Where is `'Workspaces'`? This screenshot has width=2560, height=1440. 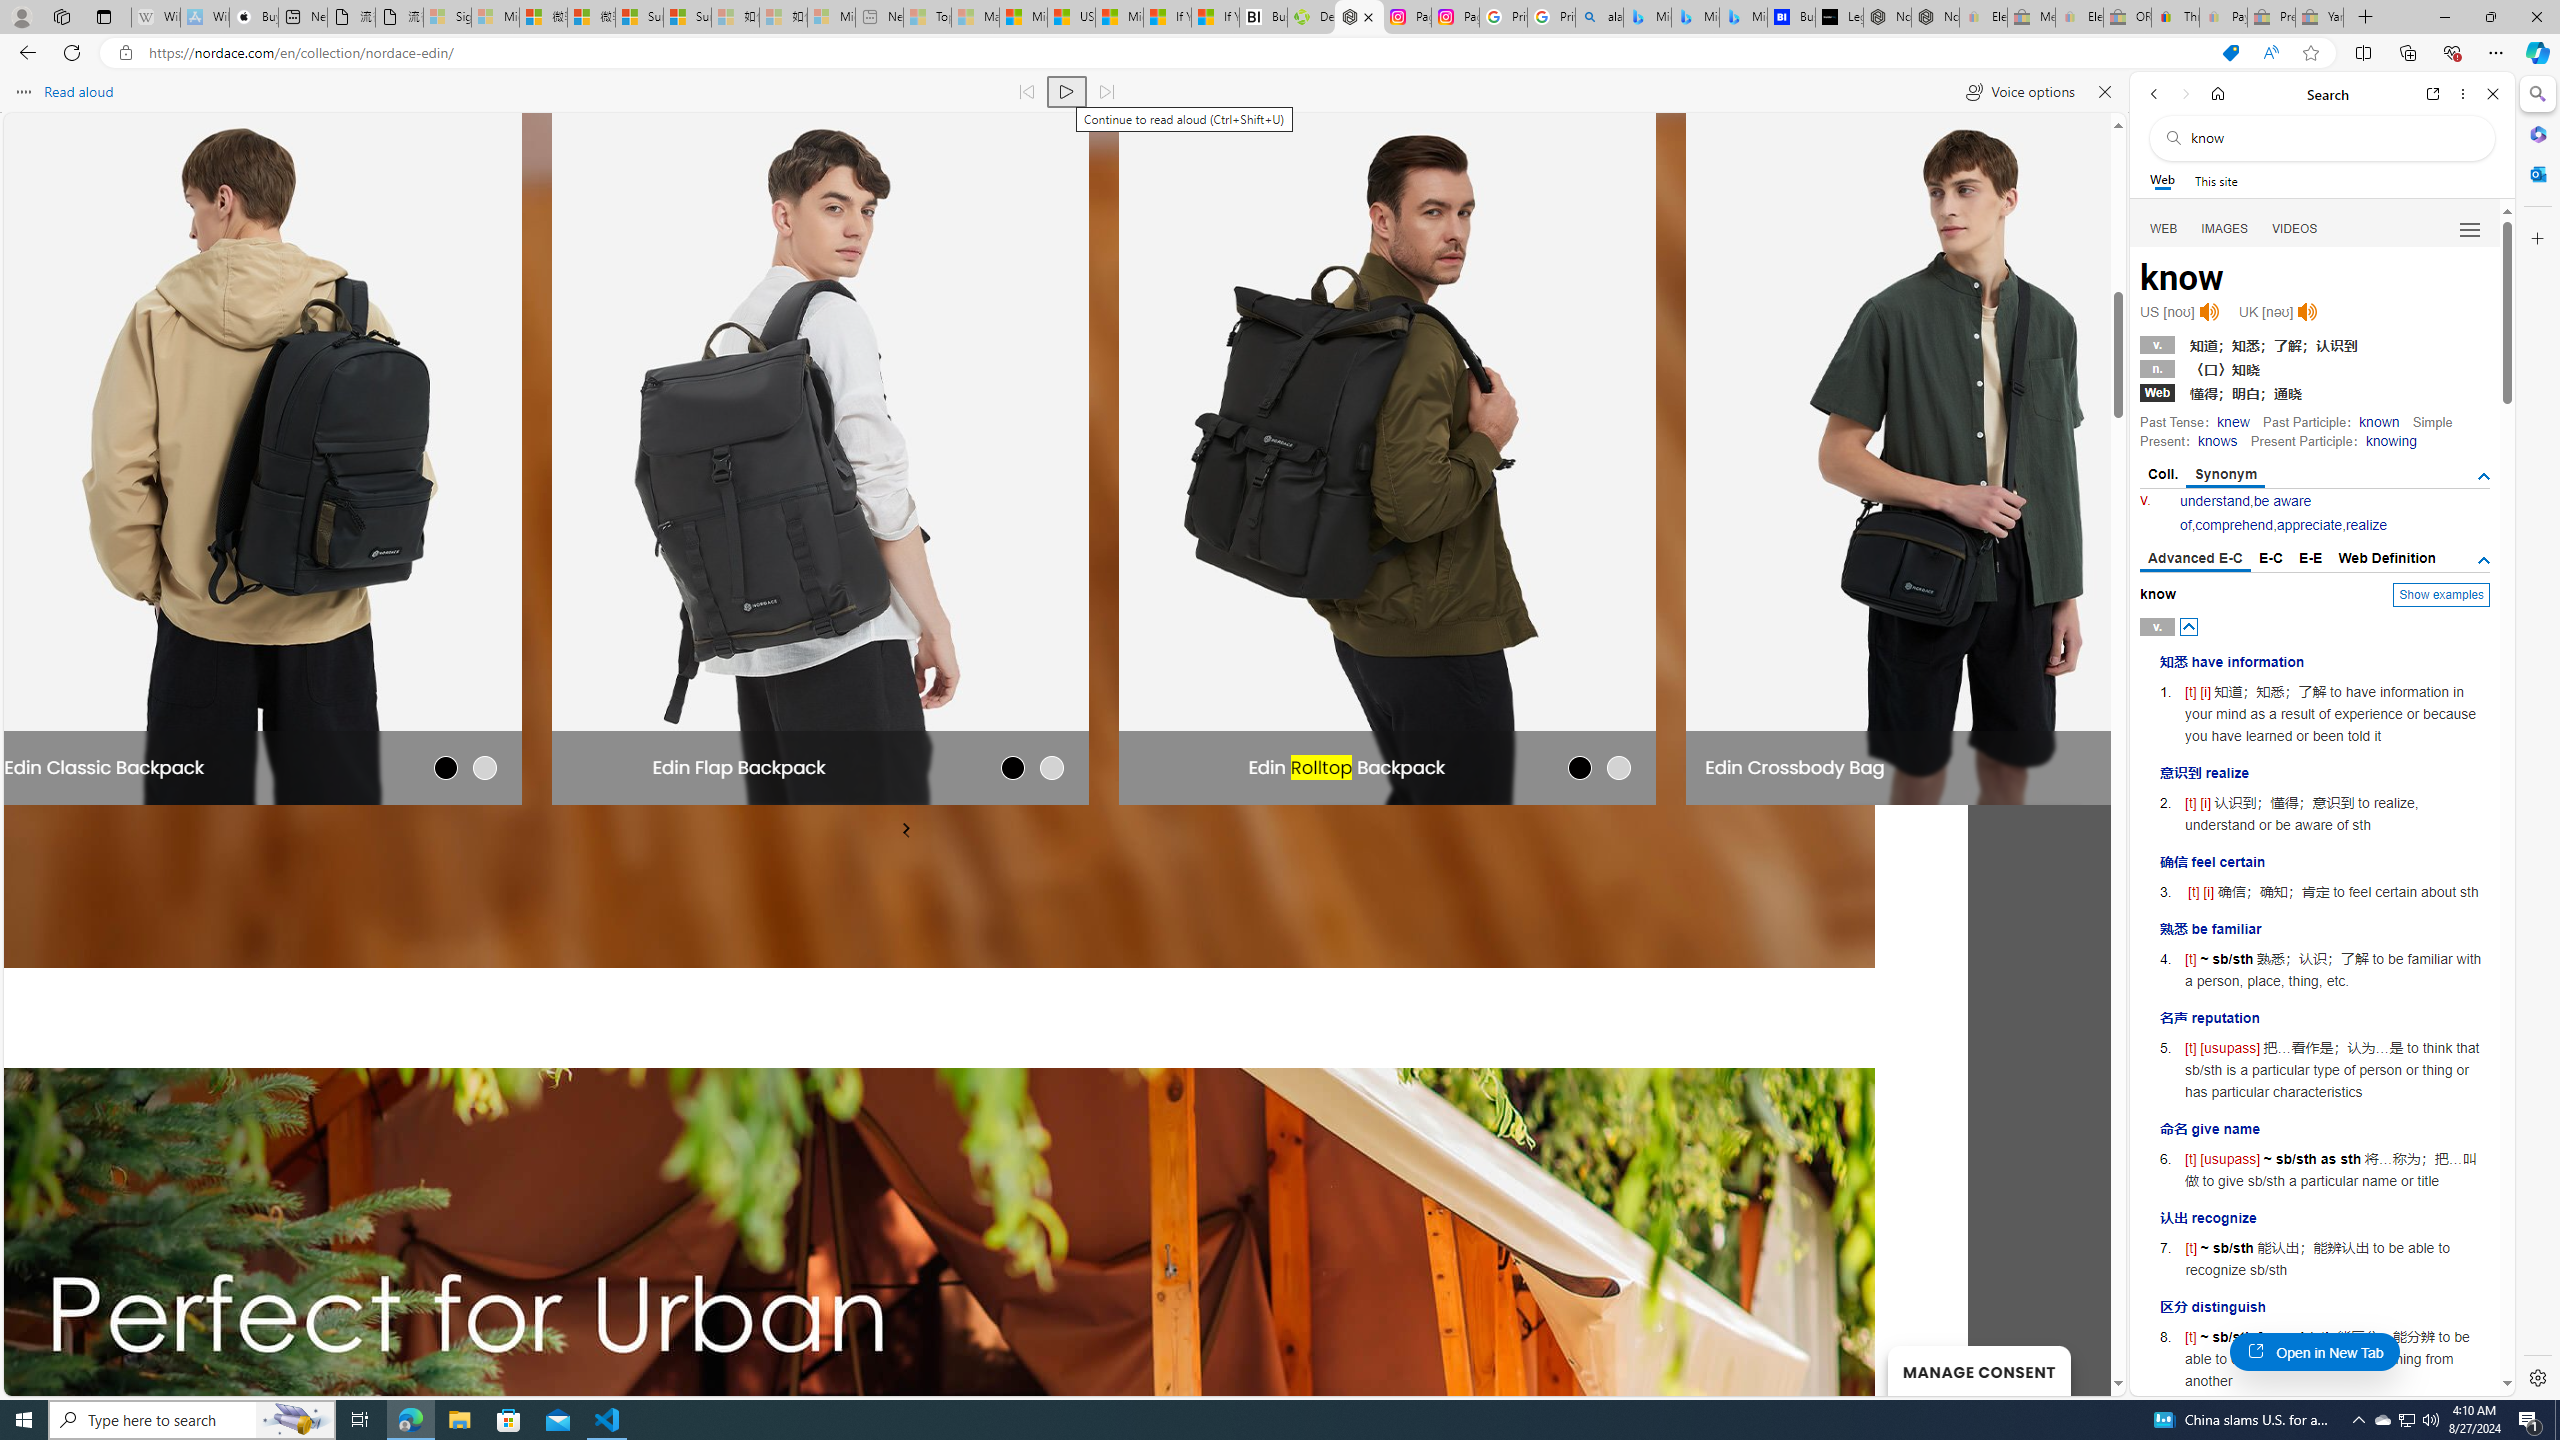
'Workspaces' is located at coordinates (61, 16).